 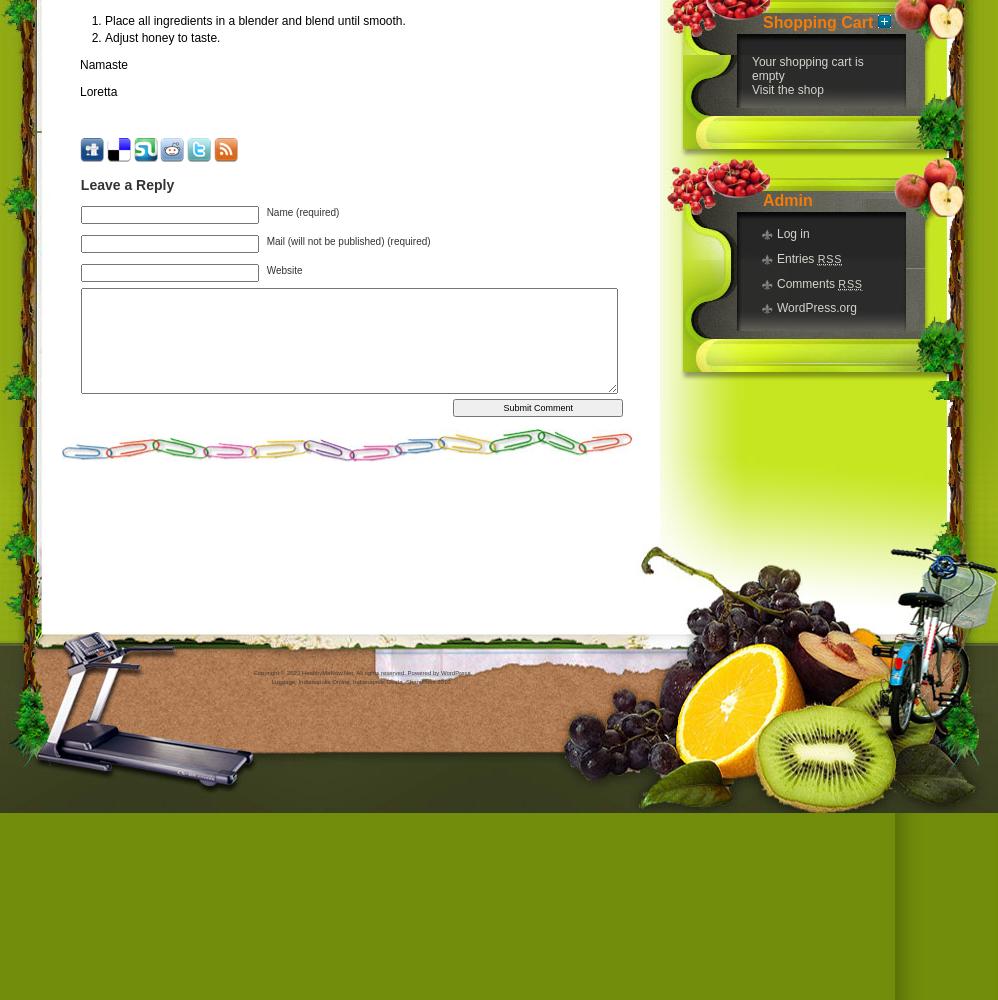 I want to click on 'Mail (will not be published) (required)', so click(x=348, y=239).